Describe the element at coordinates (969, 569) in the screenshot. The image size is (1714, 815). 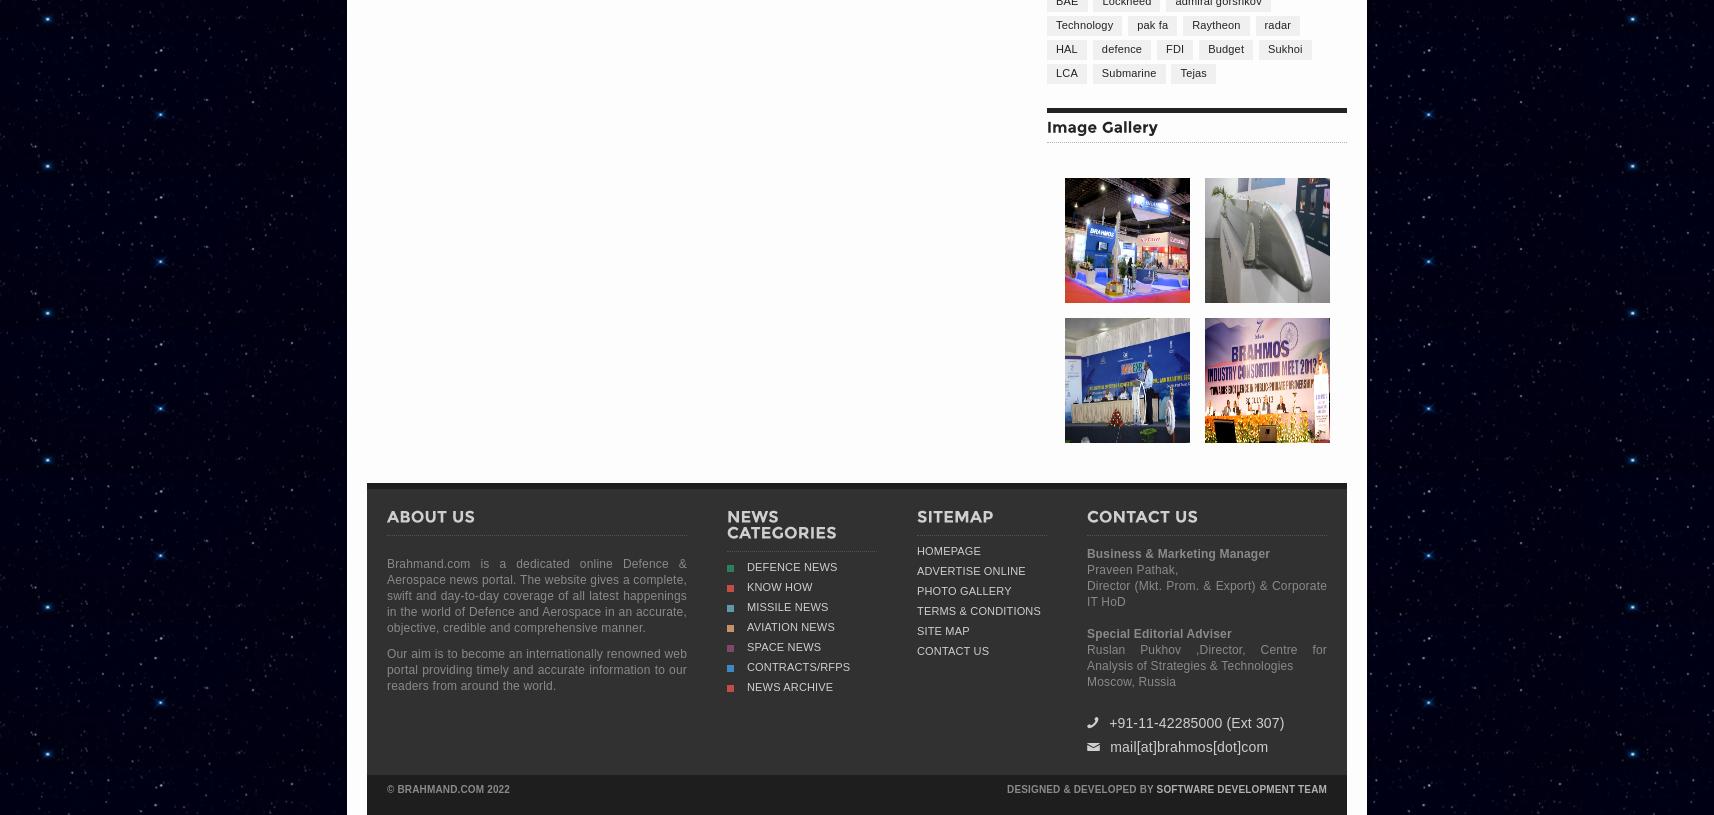
I see `'Advertise Online'` at that location.